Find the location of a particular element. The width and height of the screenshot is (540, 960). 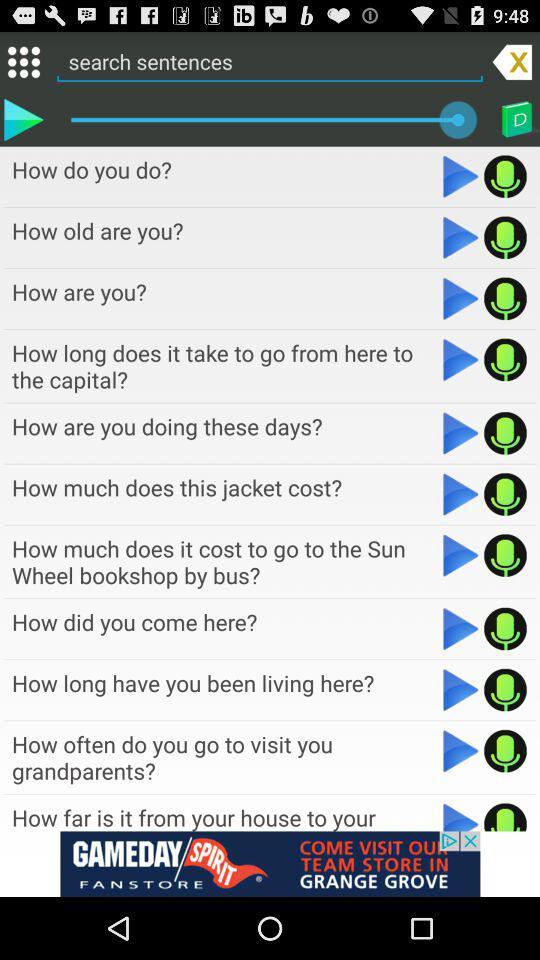

search option is located at coordinates (270, 61).